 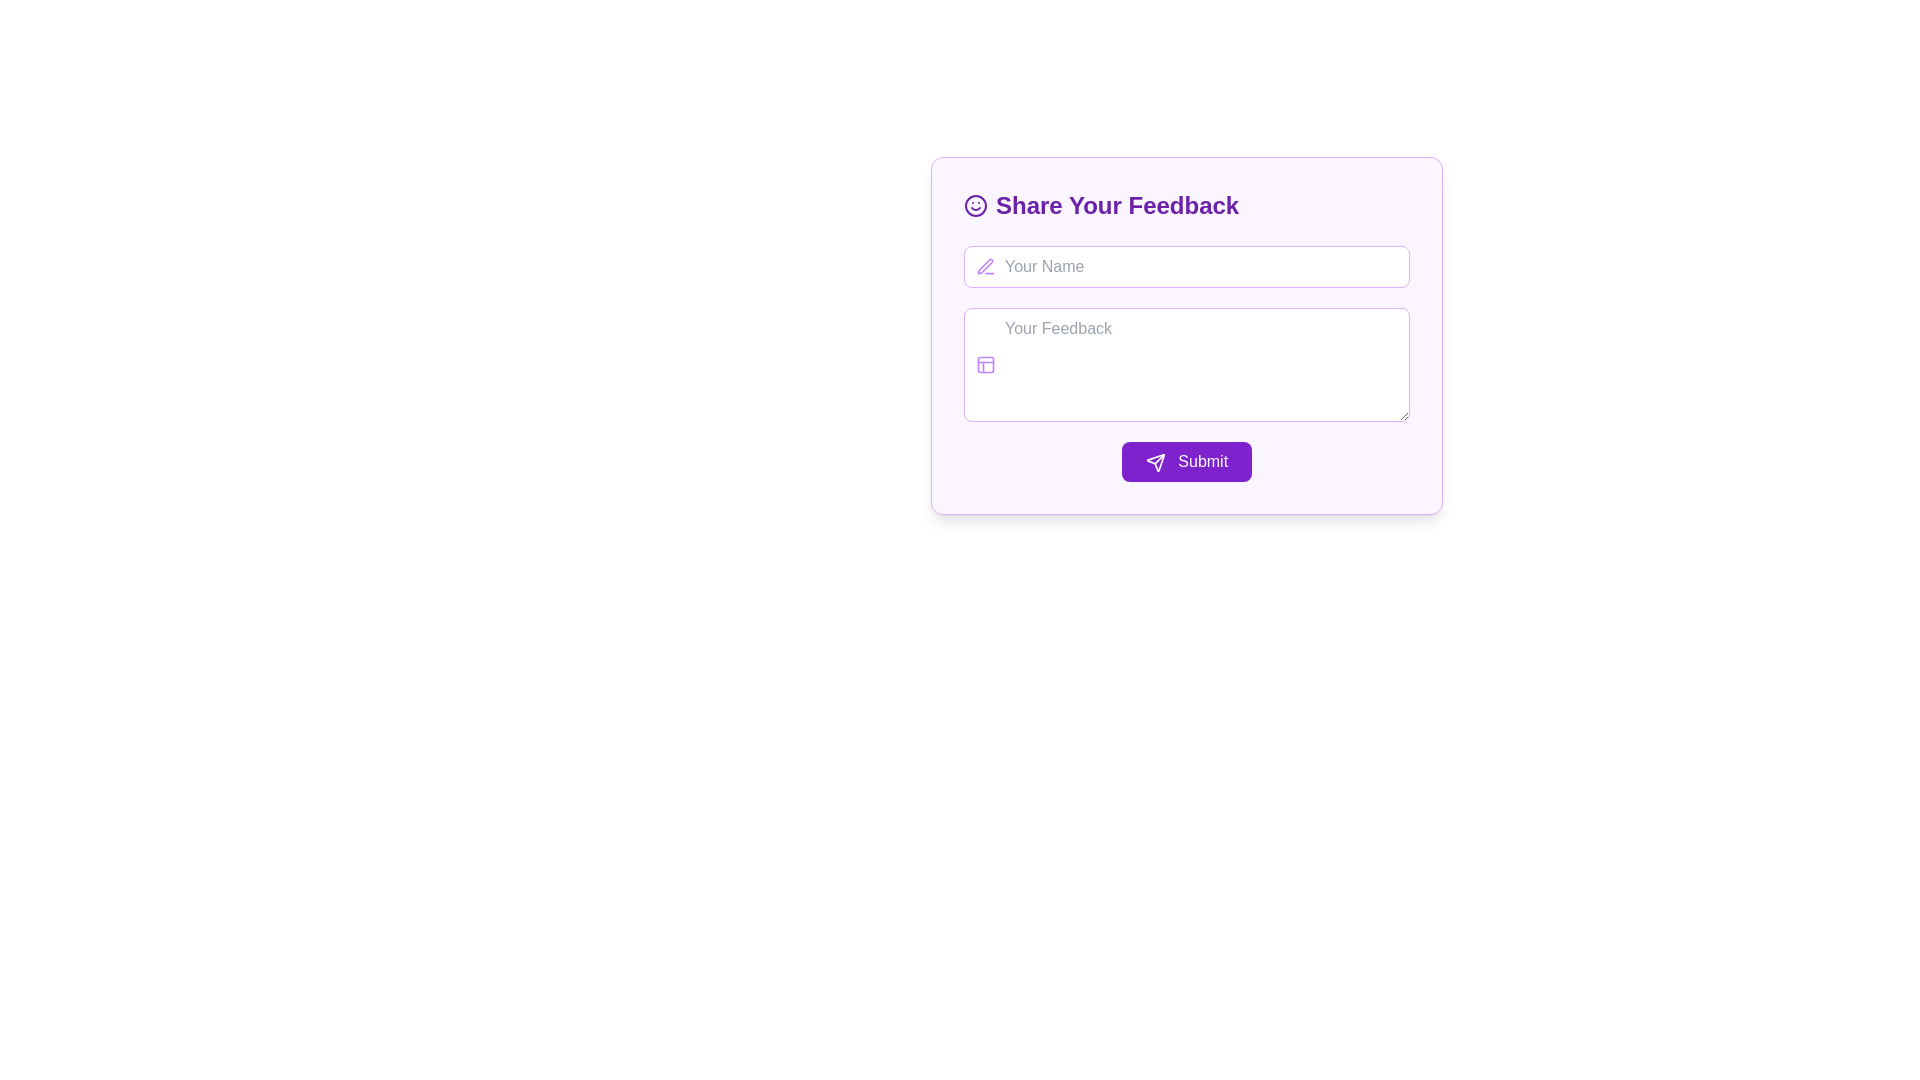 What do you see at coordinates (975, 205) in the screenshot?
I see `the purple circular icon resembling a smiling face, which is located to the left of the 'Share Your Feedback' text in the feedback form header` at bounding box center [975, 205].